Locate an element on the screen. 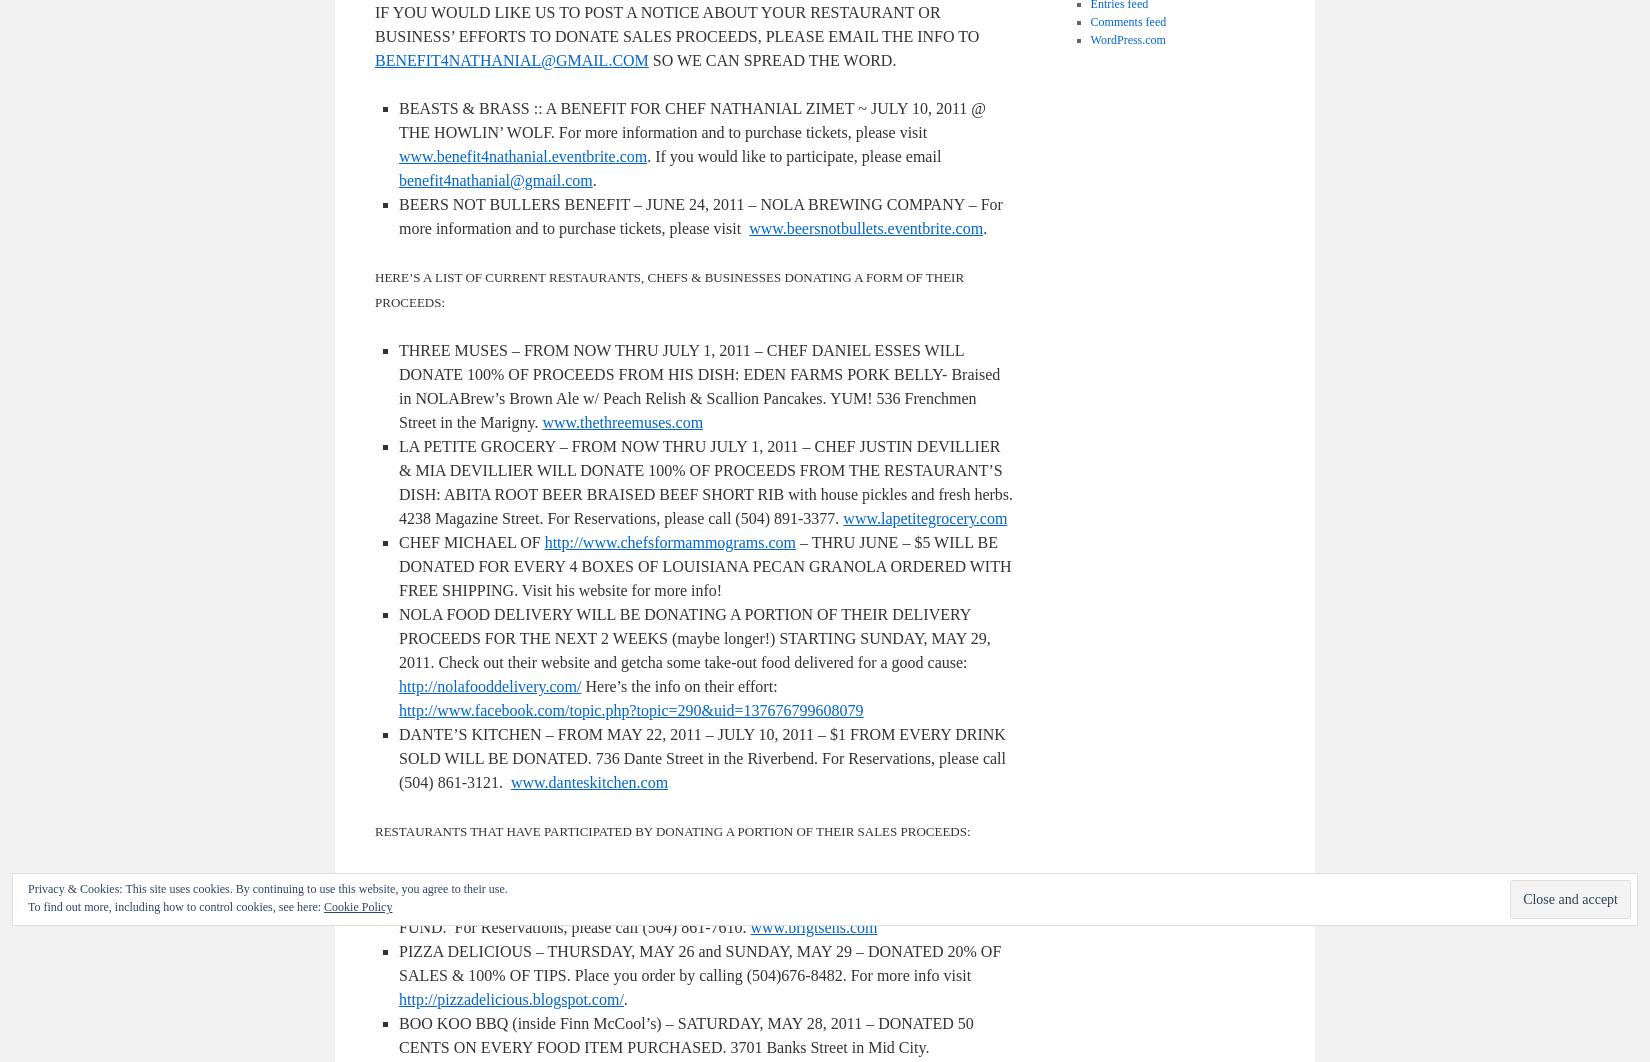 Image resolution: width=1650 pixels, height=1062 pixels. 'http://www.chefsformammograms.com' is located at coordinates (669, 542).